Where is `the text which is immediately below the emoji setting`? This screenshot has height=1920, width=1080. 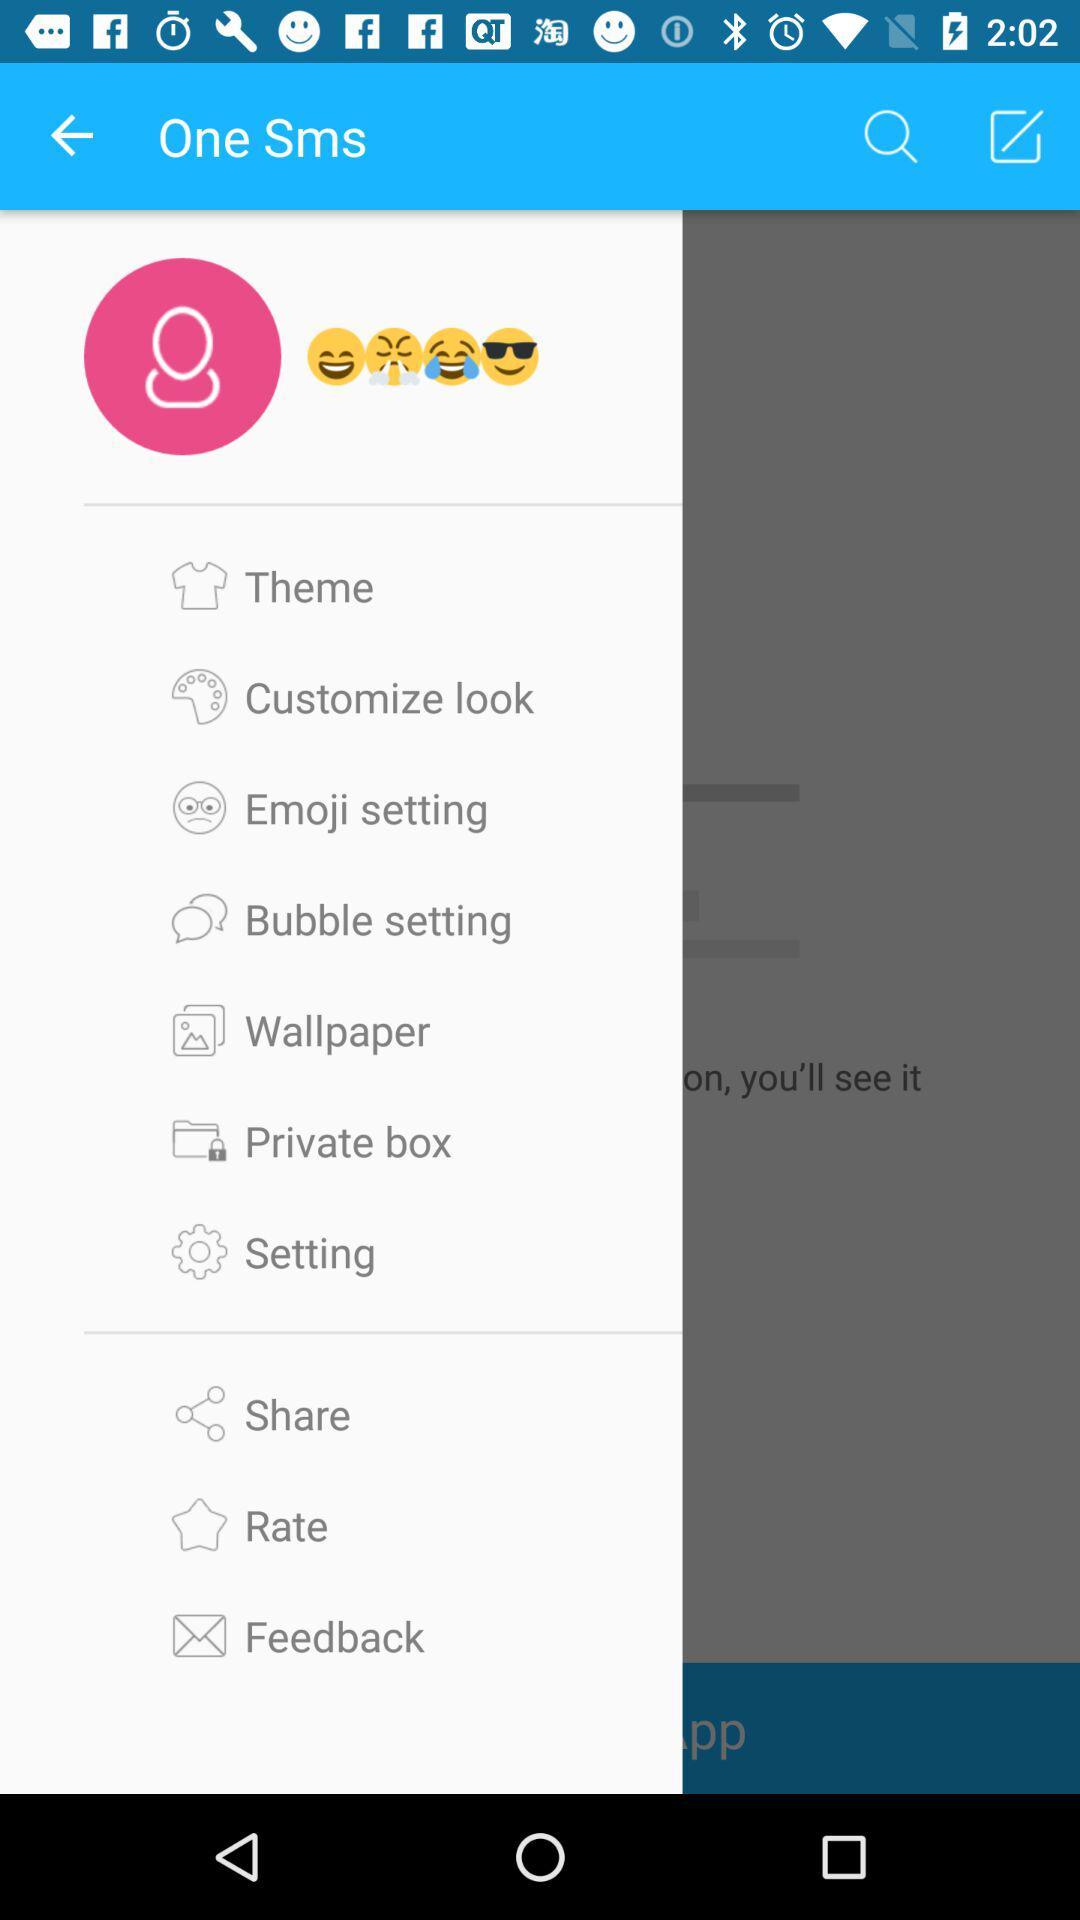 the text which is immediately below the emoji setting is located at coordinates (383, 917).